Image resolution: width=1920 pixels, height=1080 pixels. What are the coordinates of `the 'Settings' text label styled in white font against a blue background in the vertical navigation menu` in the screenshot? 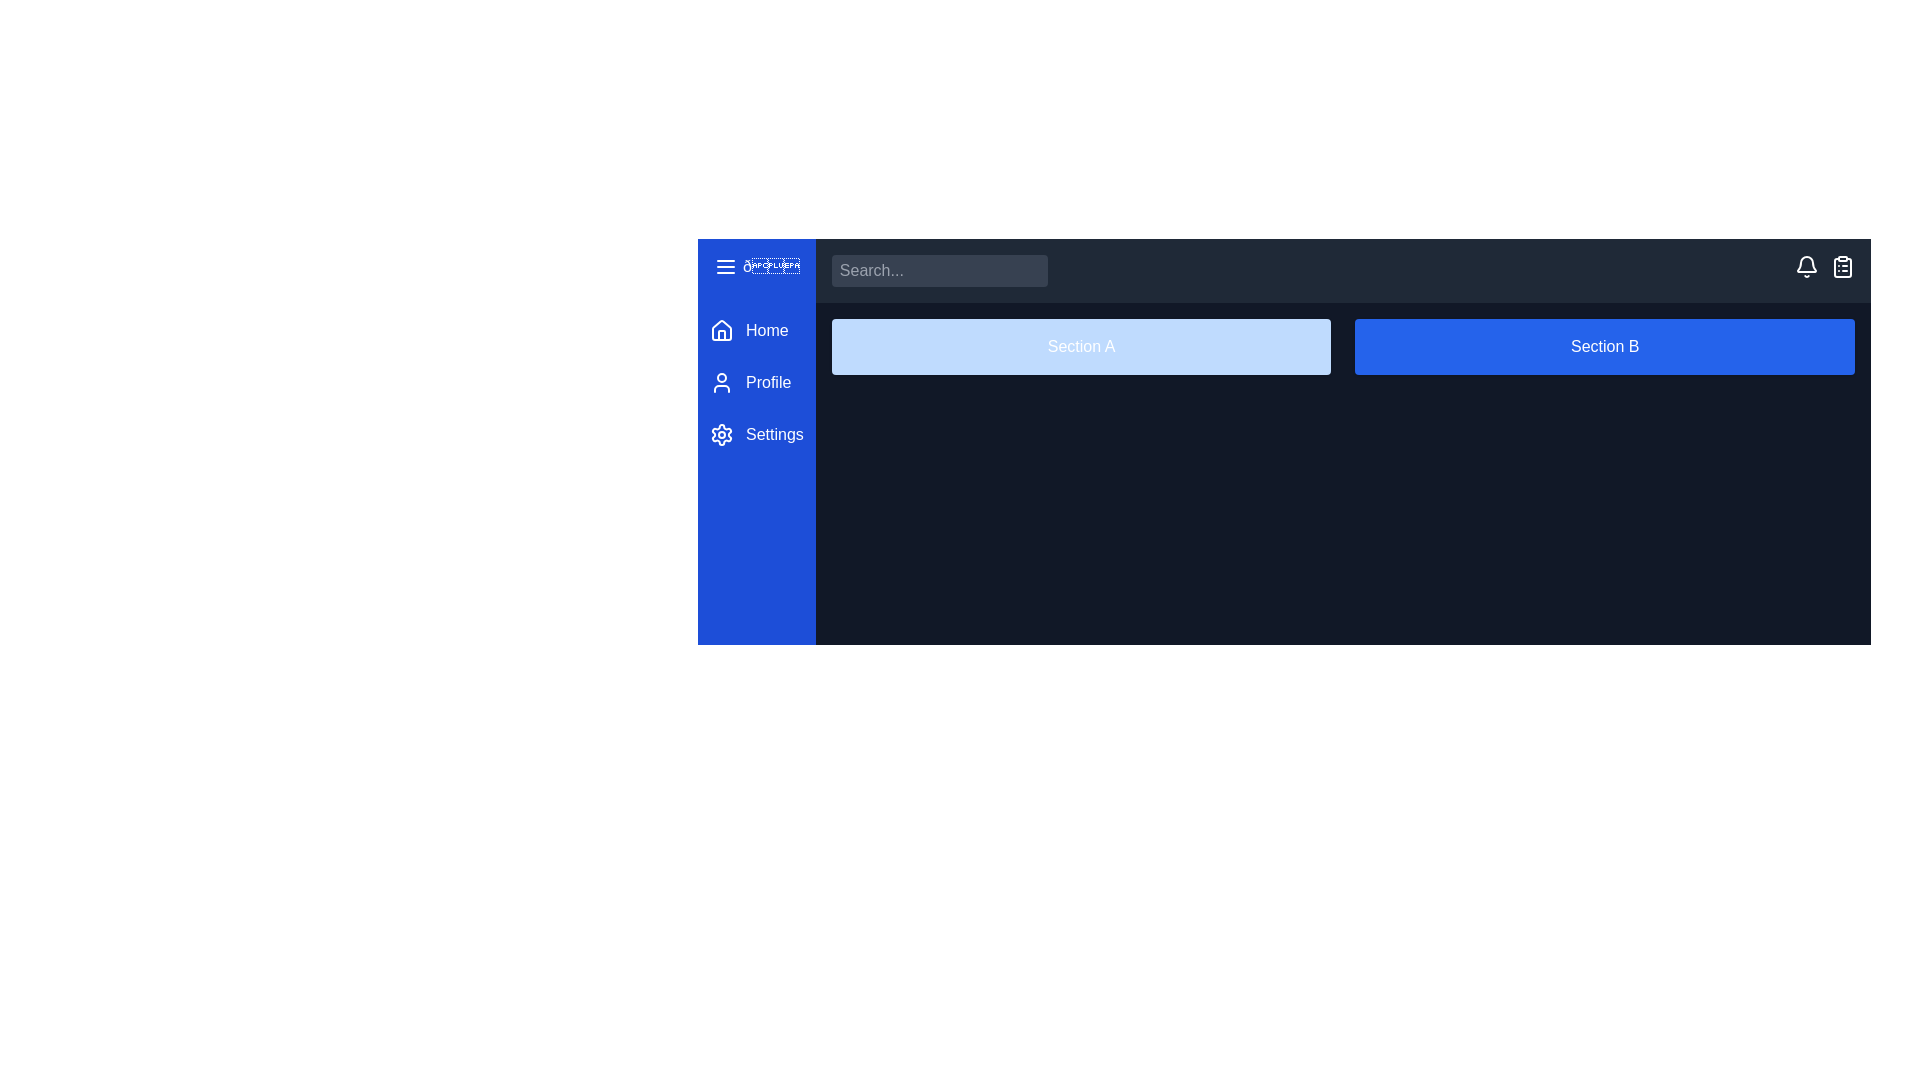 It's located at (773, 434).